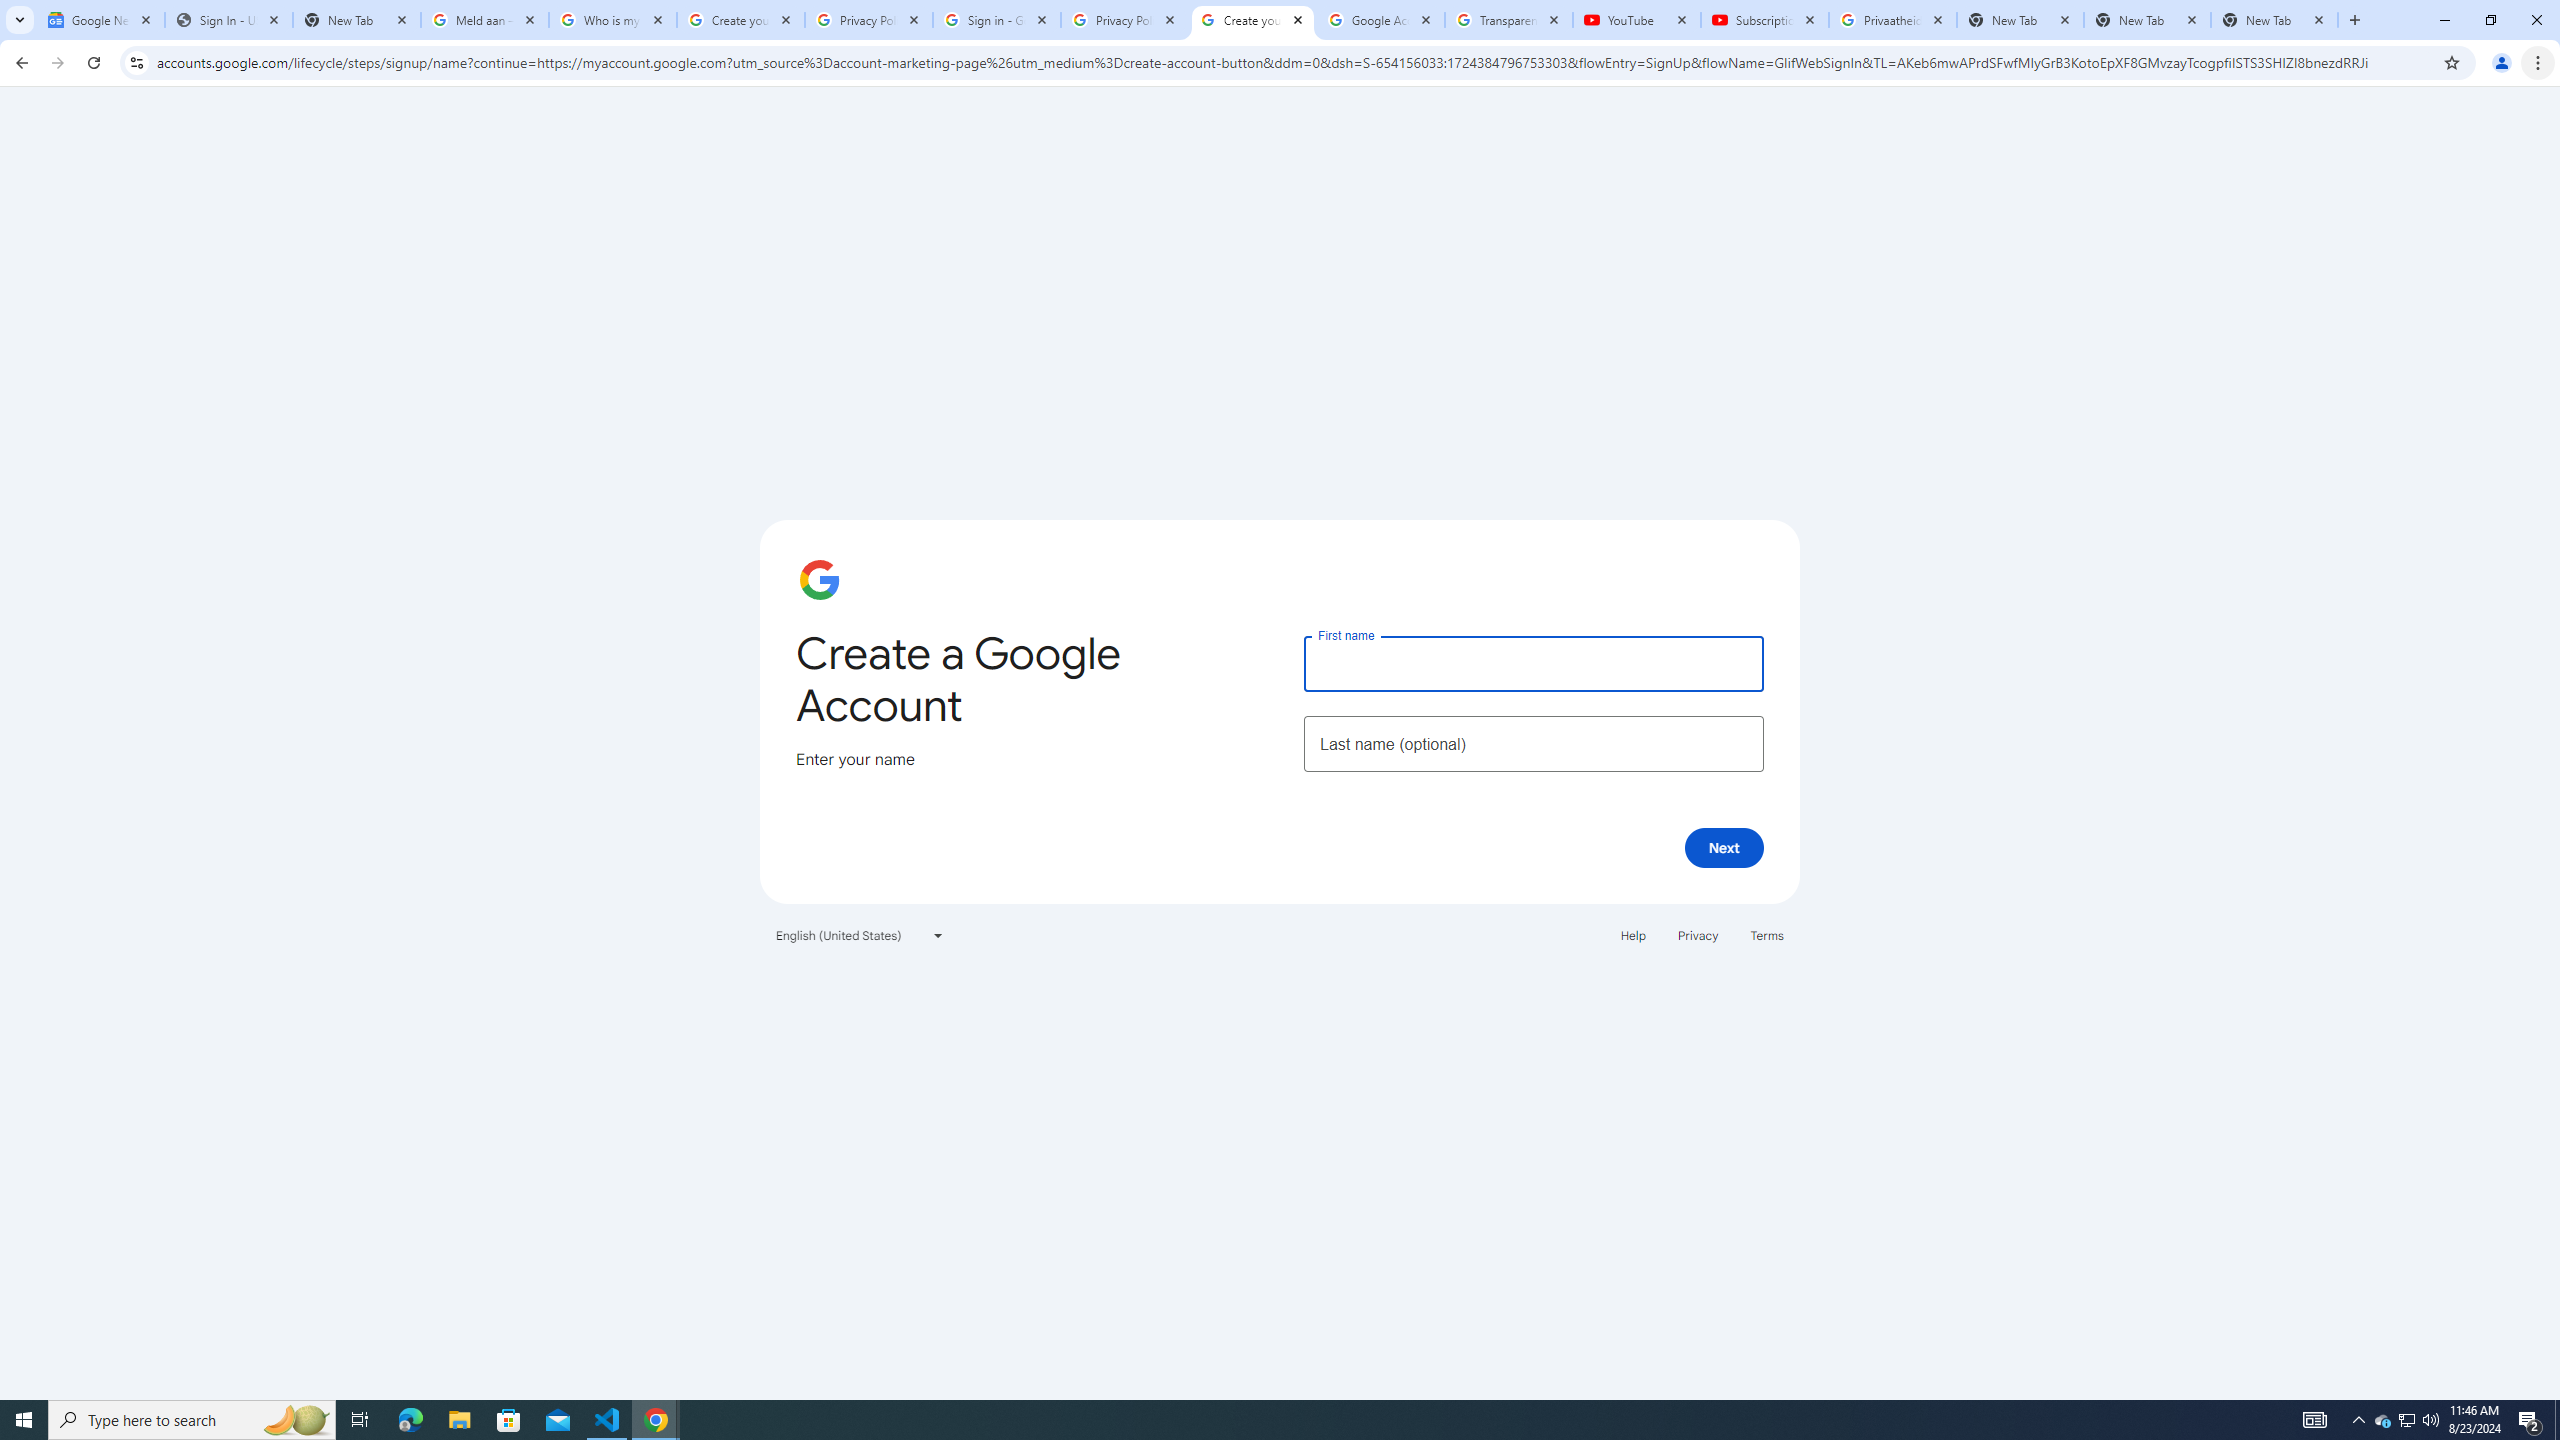 The width and height of the screenshot is (2560, 1440). I want to click on 'Address and search bar', so click(1293, 61).